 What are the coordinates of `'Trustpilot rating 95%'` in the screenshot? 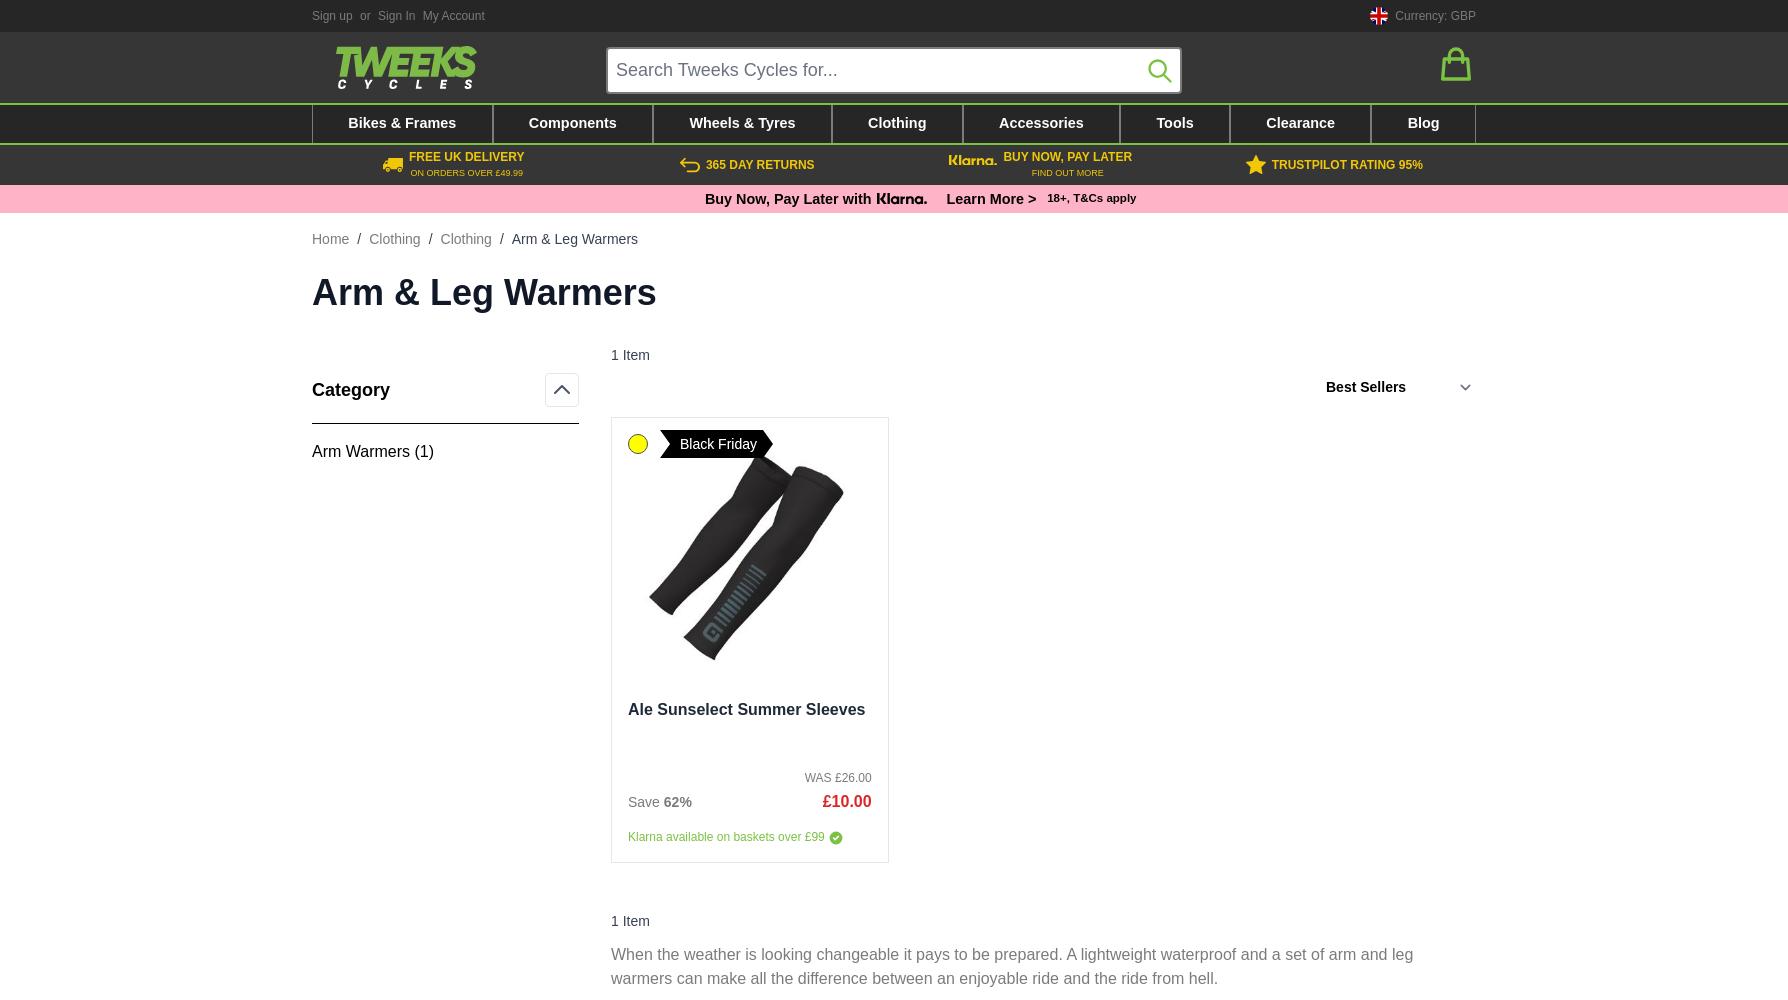 It's located at (1346, 164).